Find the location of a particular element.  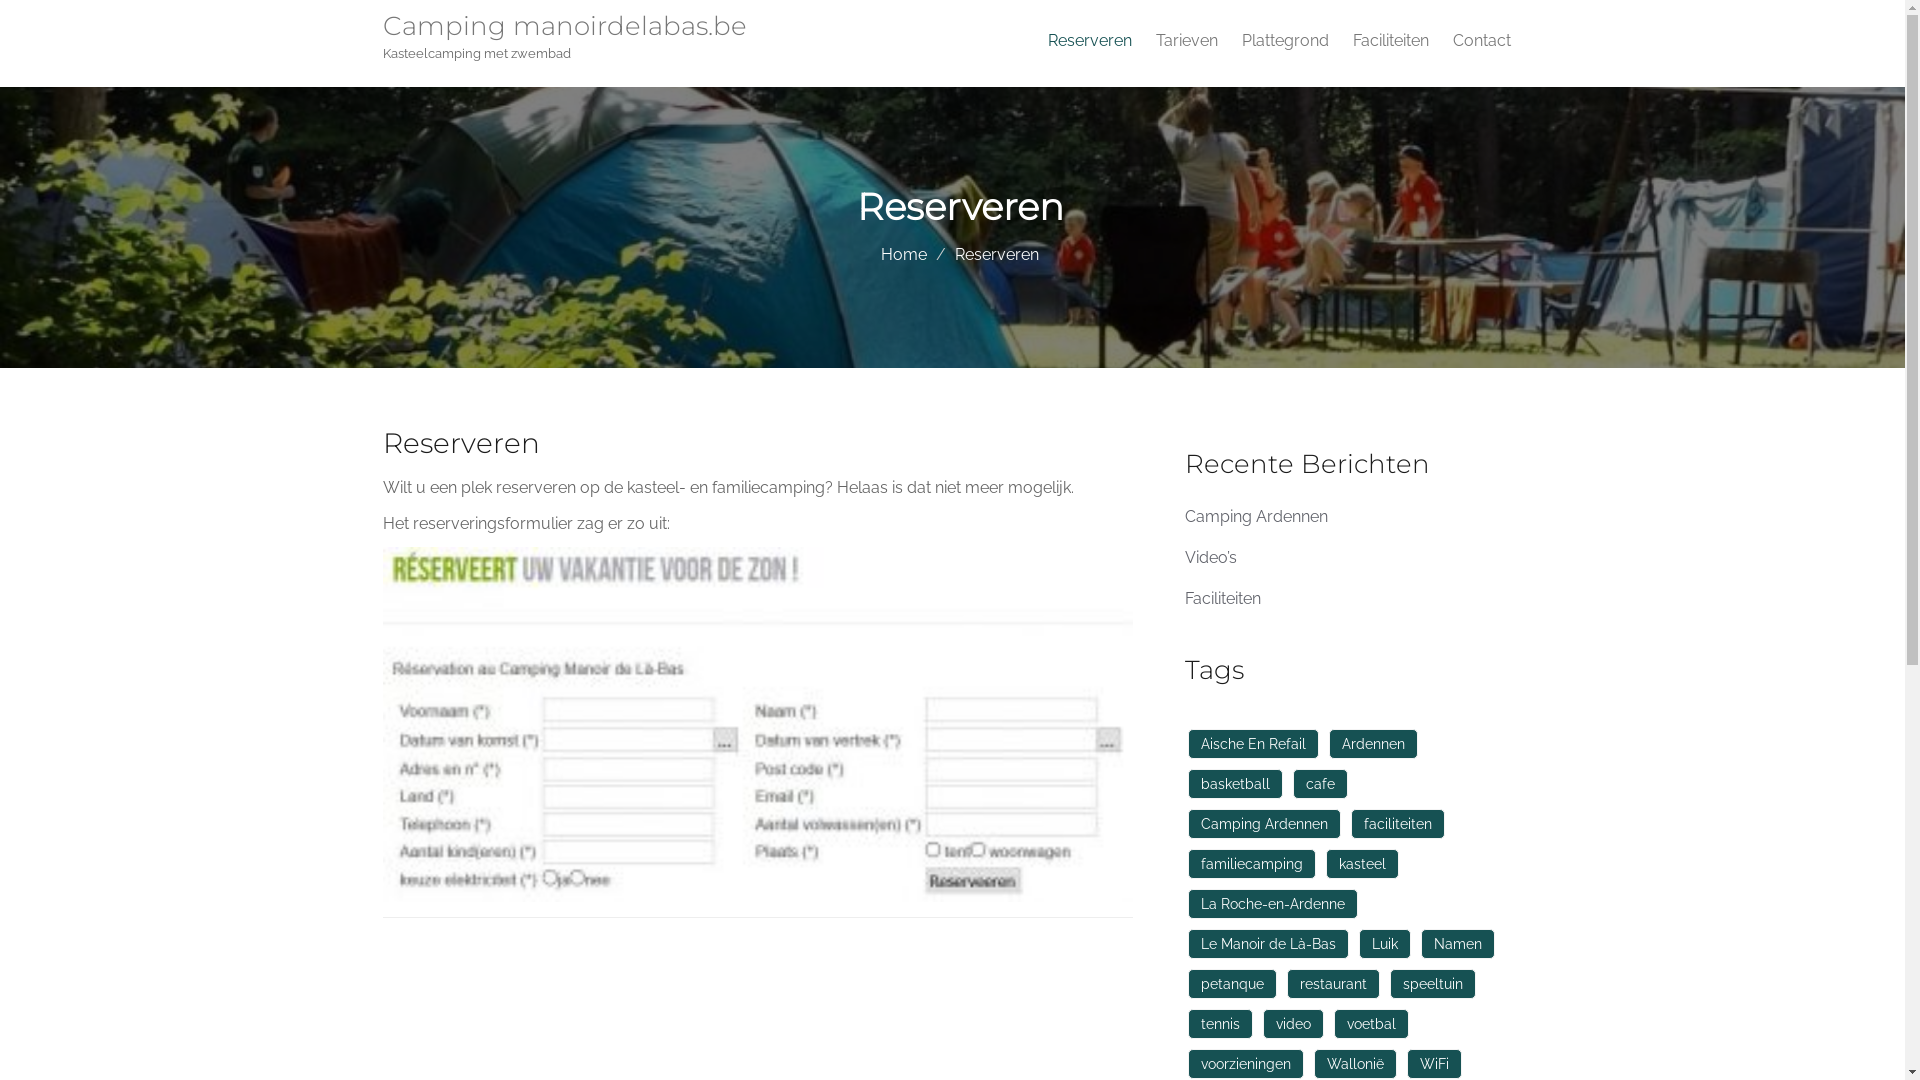

'Luik' is located at coordinates (1382, 944).